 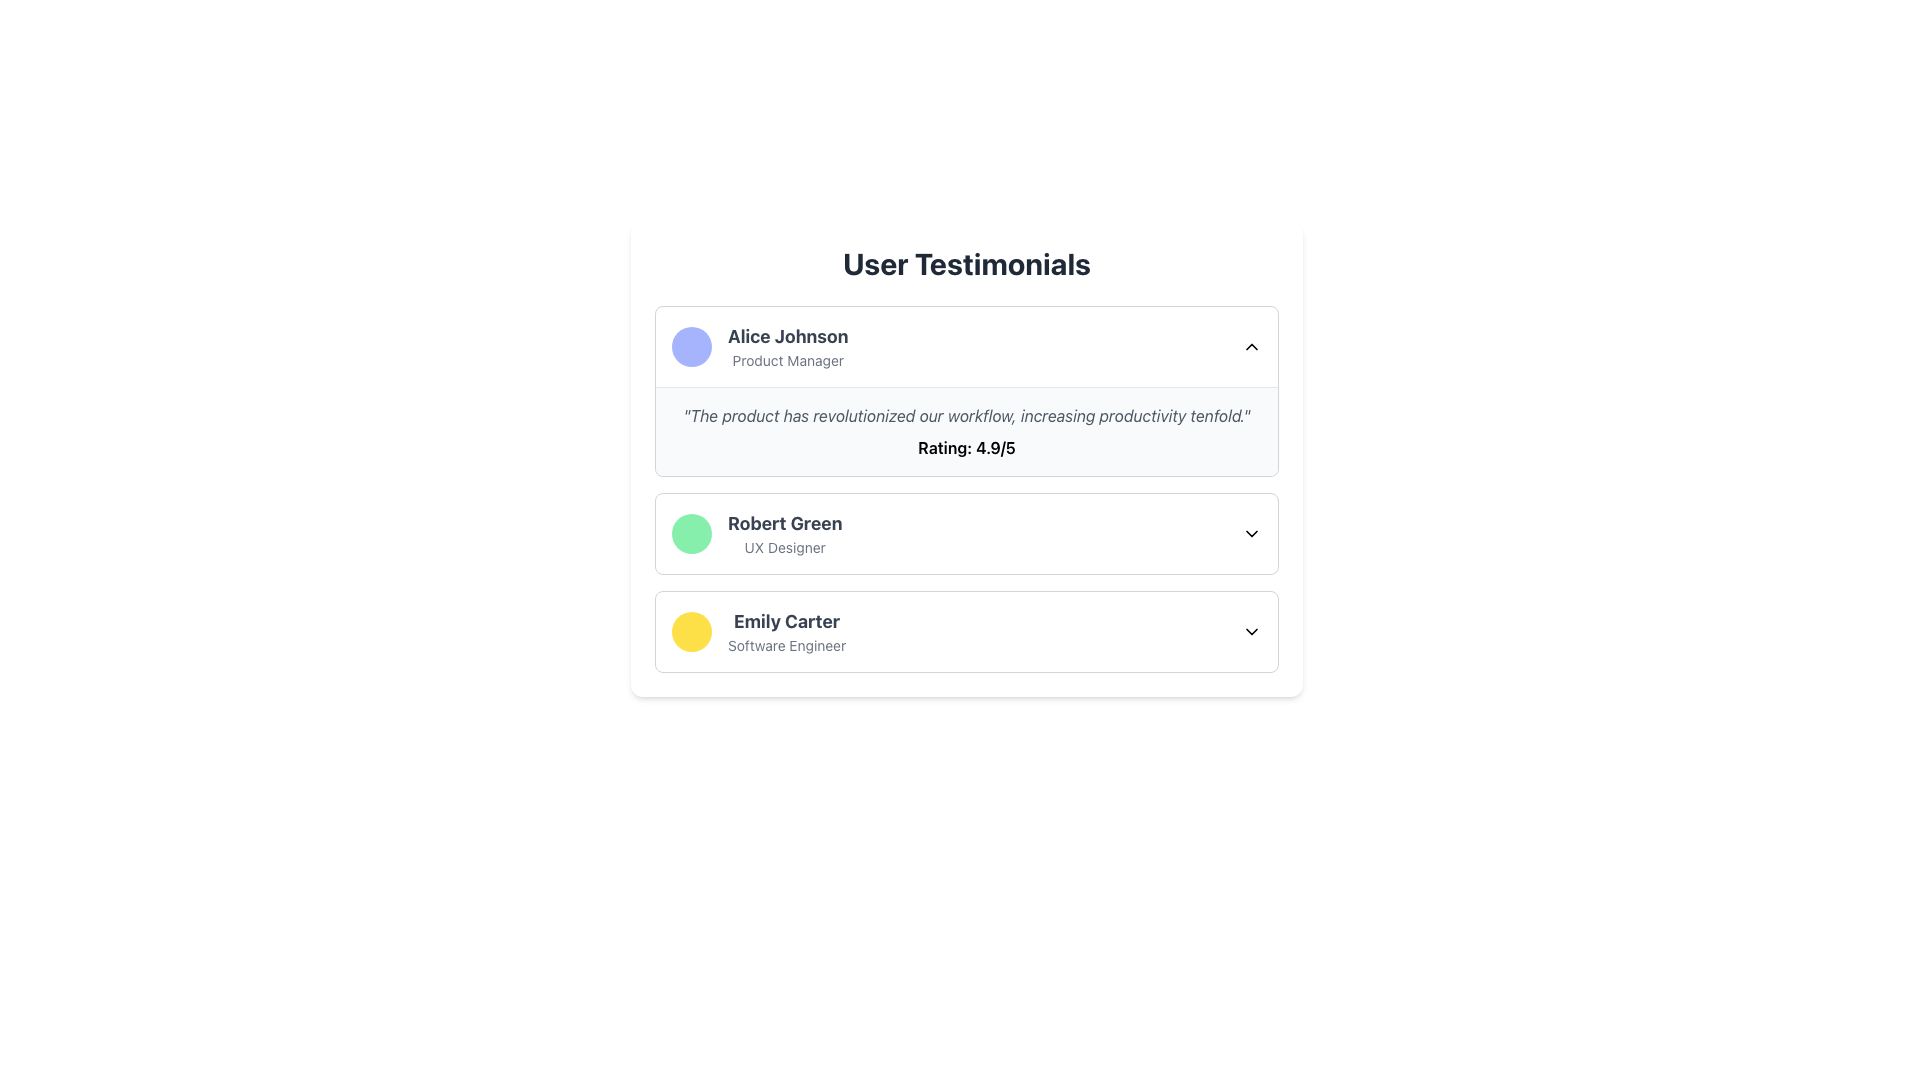 I want to click on text label displaying 'Software Engineer' located below the name 'Emily Carter' in the testimonial card layout, so click(x=786, y=645).